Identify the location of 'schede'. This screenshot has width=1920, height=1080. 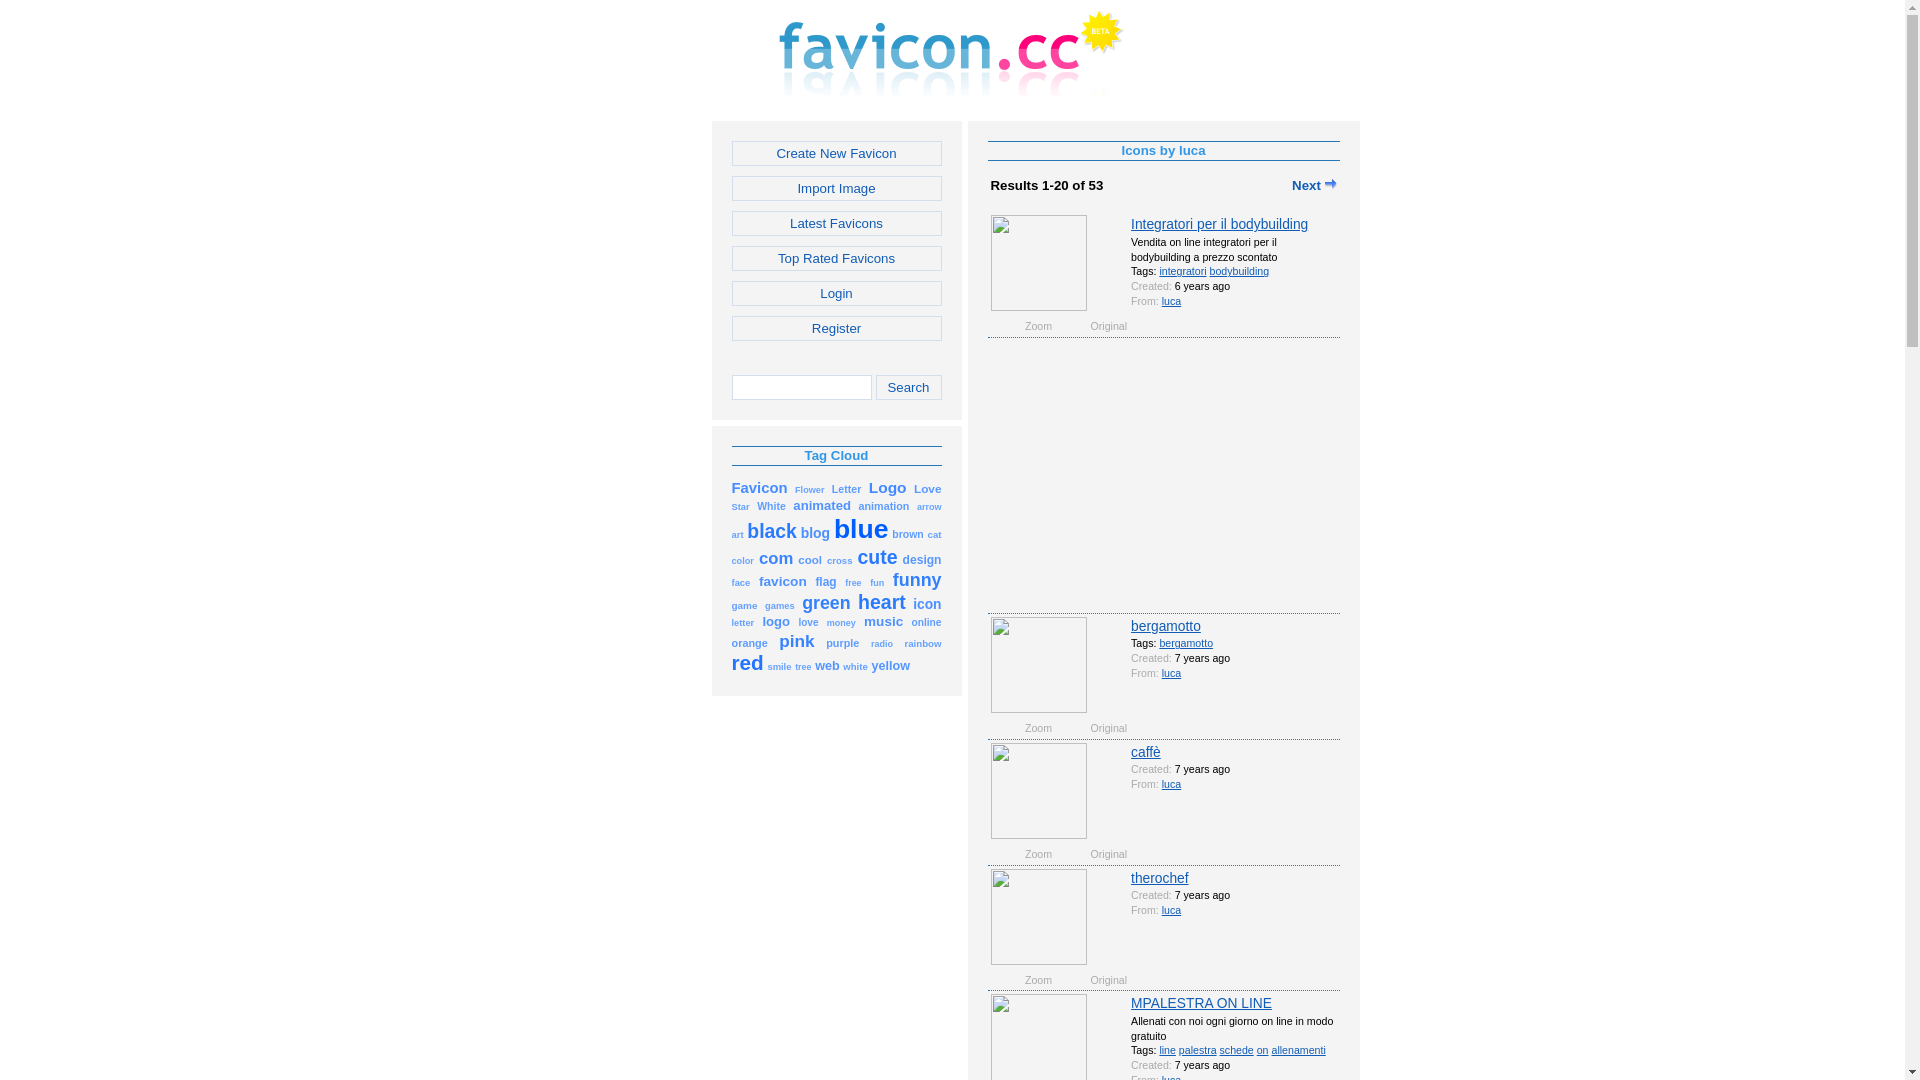
(1236, 1048).